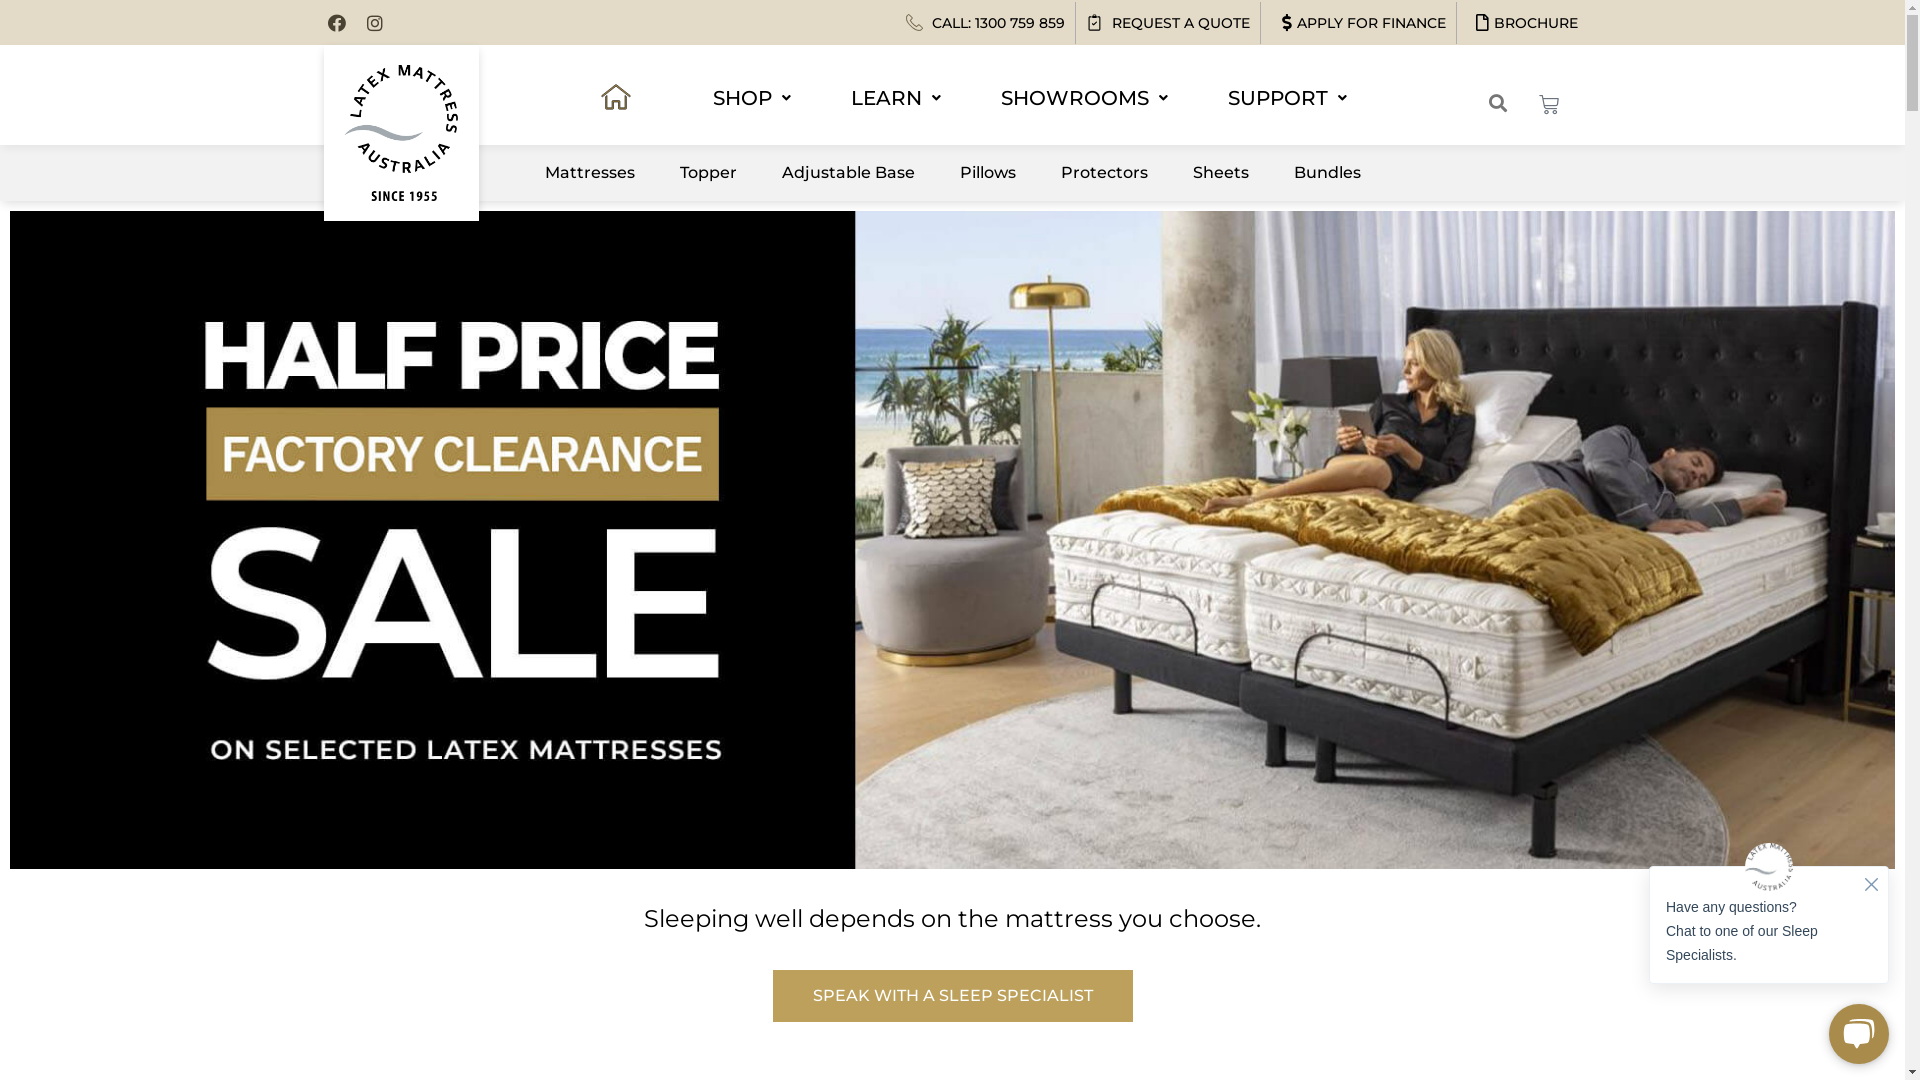 This screenshot has width=1920, height=1080. I want to click on 'APPLY FOR FINANCE', so click(1358, 23).